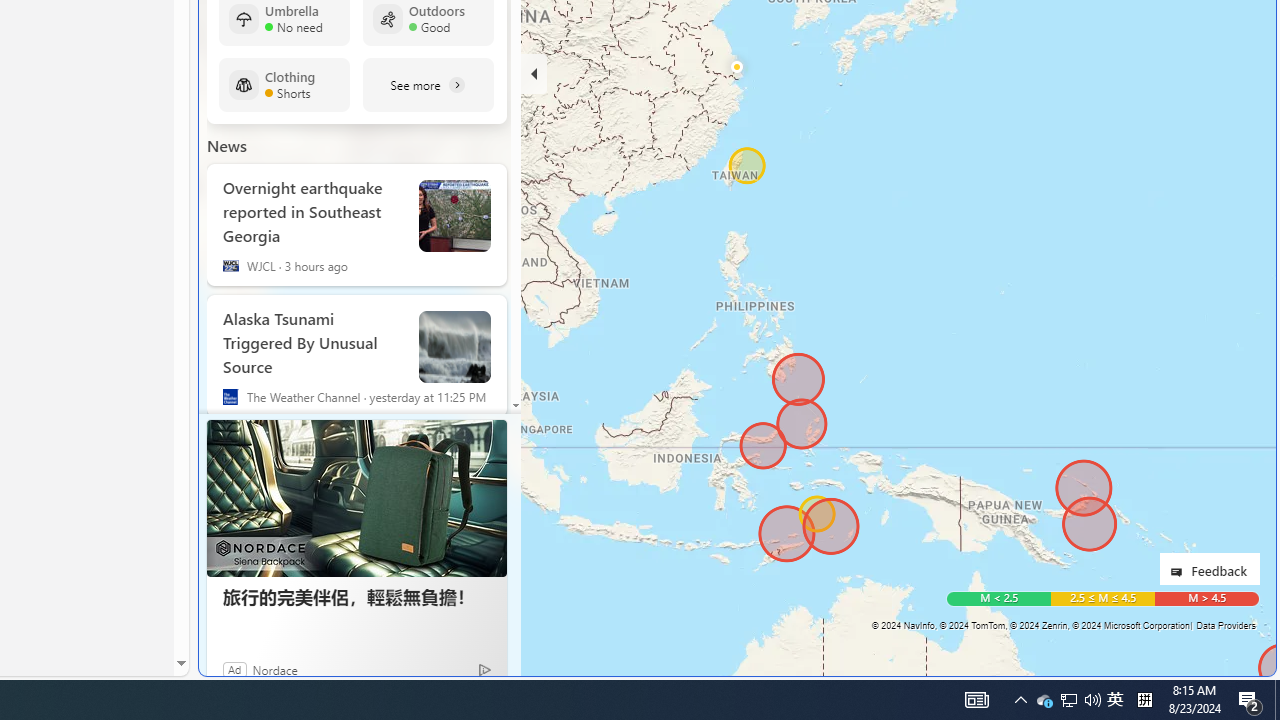 The width and height of the screenshot is (1280, 720). Describe the element at coordinates (1180, 572) in the screenshot. I see `'Class: feedback_link_icon-DS-EntryPoint1-1'` at that location.